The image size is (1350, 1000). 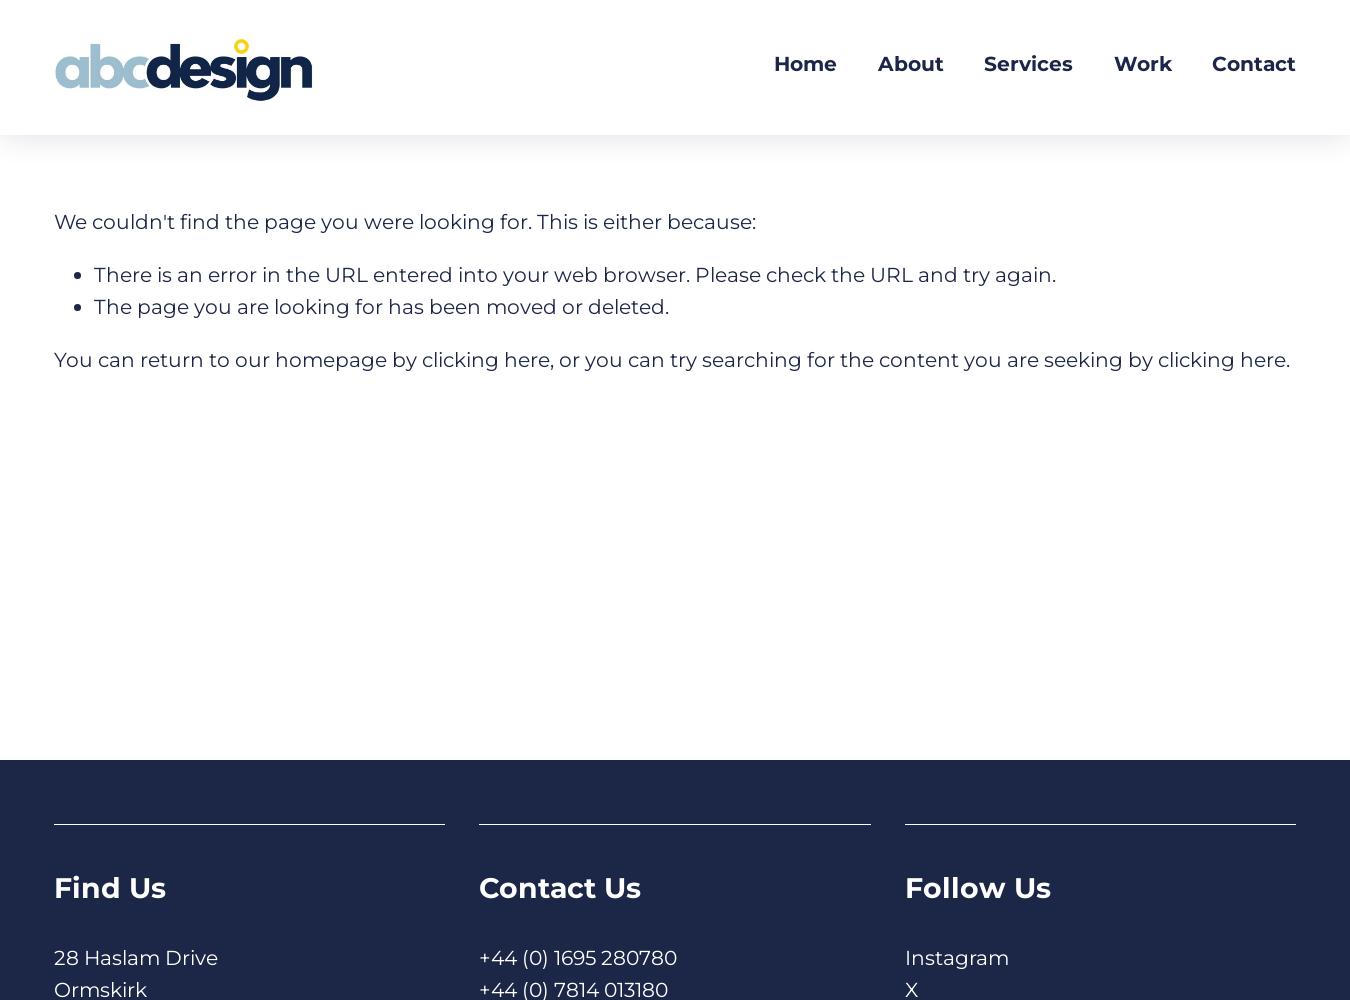 I want to click on 'Instagram', so click(x=954, y=955).